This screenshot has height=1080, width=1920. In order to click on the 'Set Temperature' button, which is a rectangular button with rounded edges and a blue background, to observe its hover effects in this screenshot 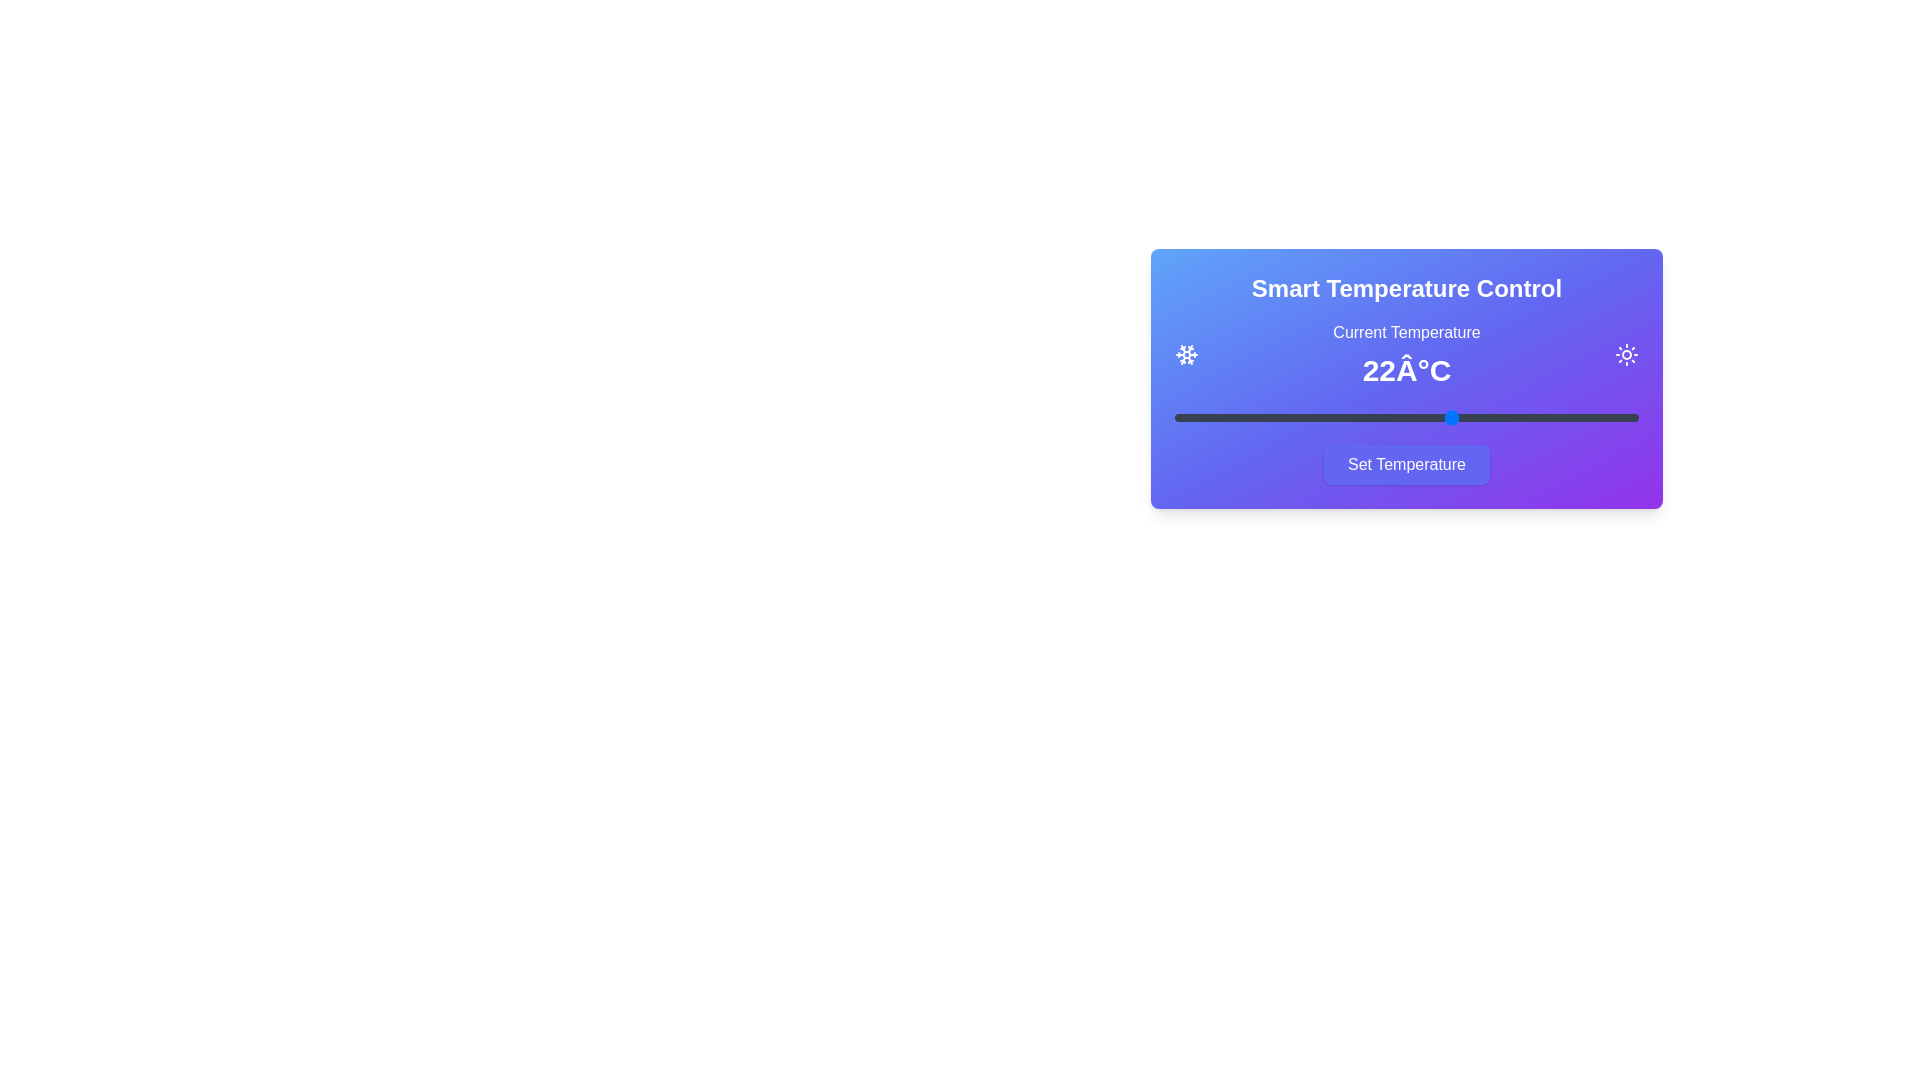, I will do `click(1405, 465)`.